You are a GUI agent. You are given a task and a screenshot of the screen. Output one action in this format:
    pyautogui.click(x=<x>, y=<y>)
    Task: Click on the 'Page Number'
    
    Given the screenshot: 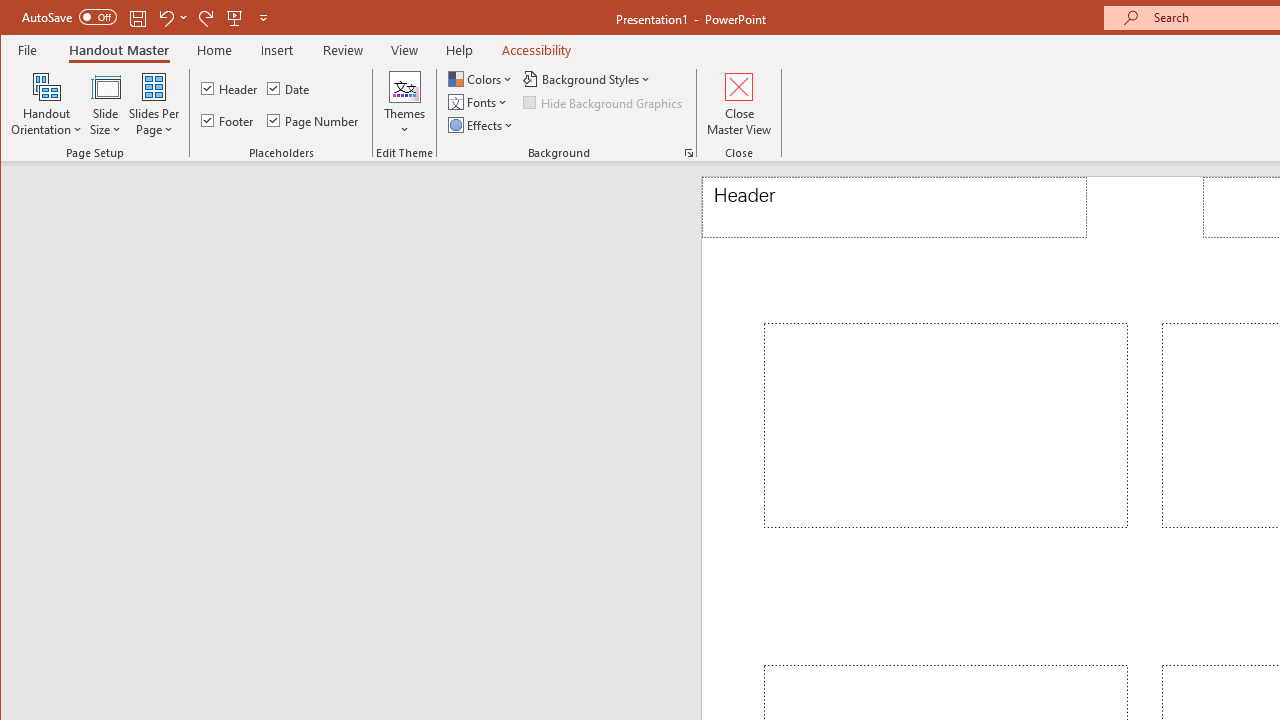 What is the action you would take?
    pyautogui.click(x=313, y=120)
    